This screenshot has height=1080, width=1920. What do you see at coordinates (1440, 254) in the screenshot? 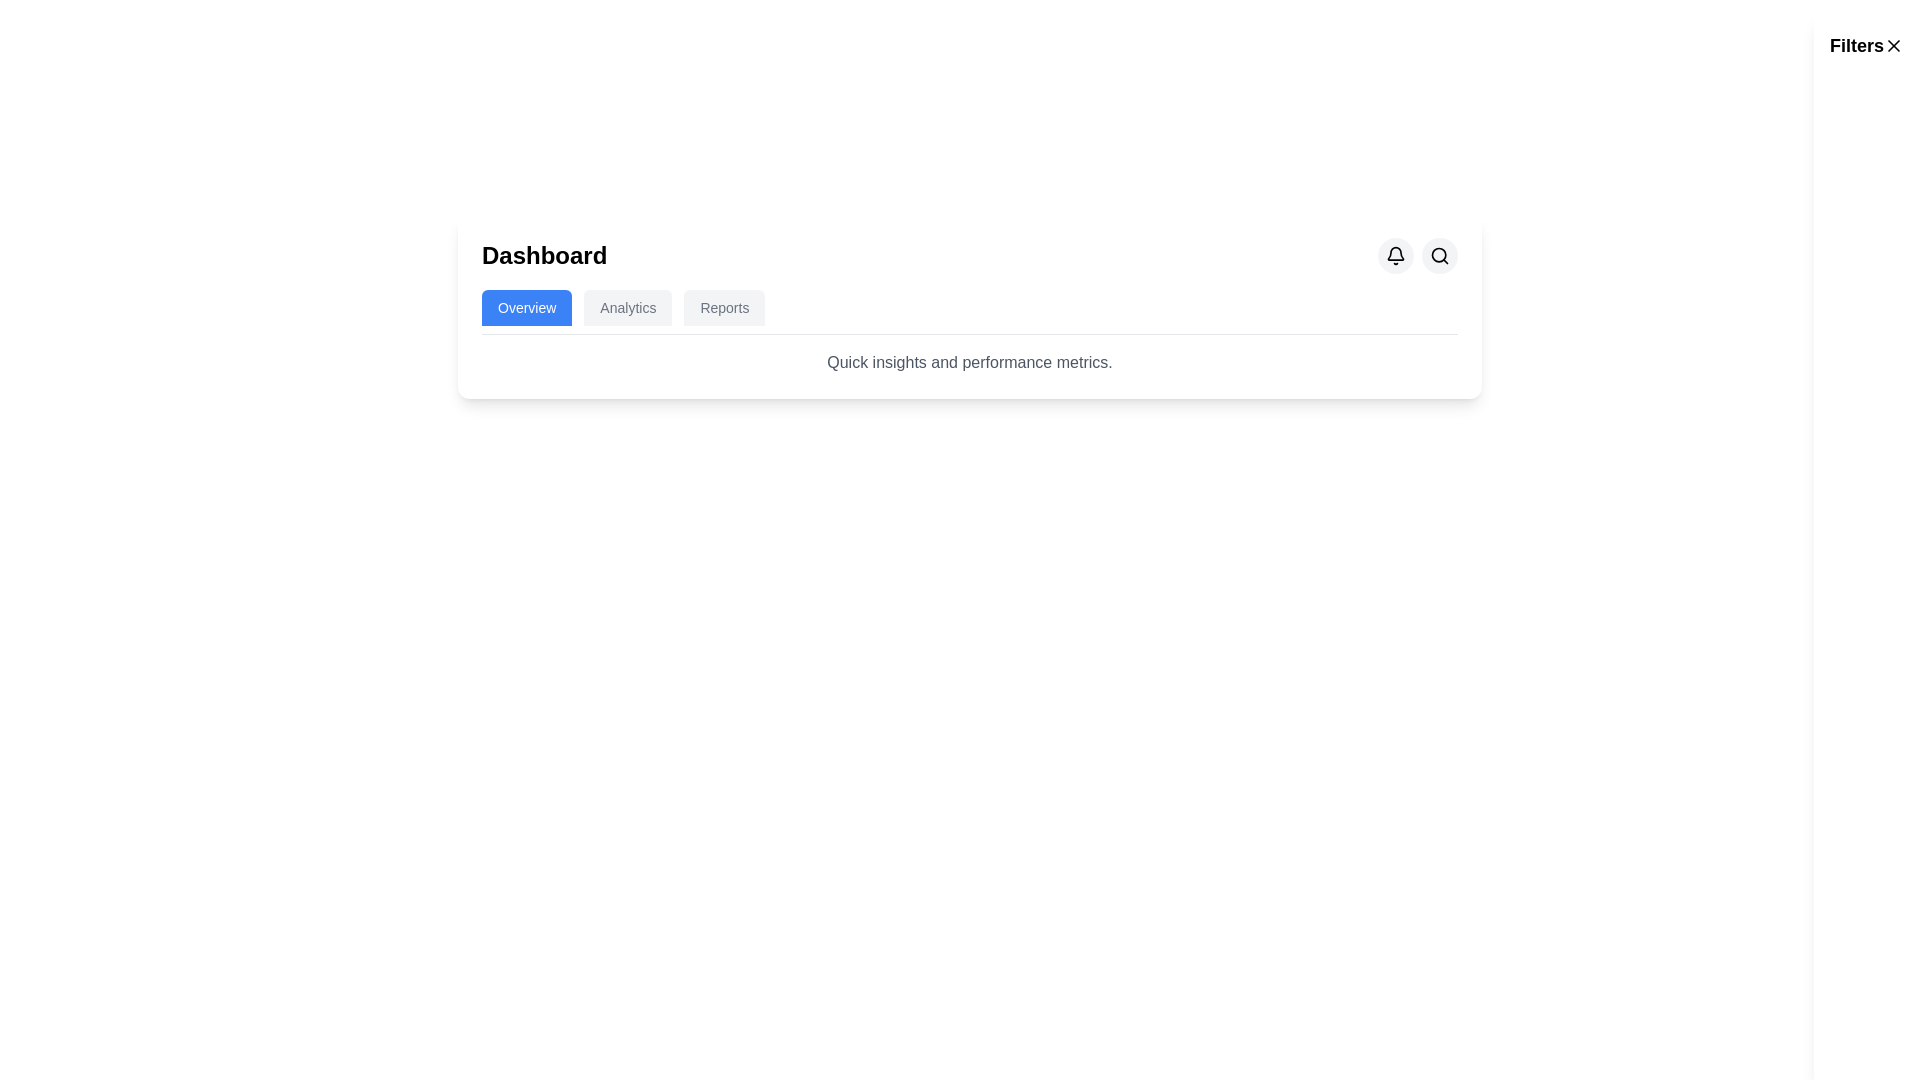
I see `the search icon located at the top-right corner of the main dashboard interface` at bounding box center [1440, 254].